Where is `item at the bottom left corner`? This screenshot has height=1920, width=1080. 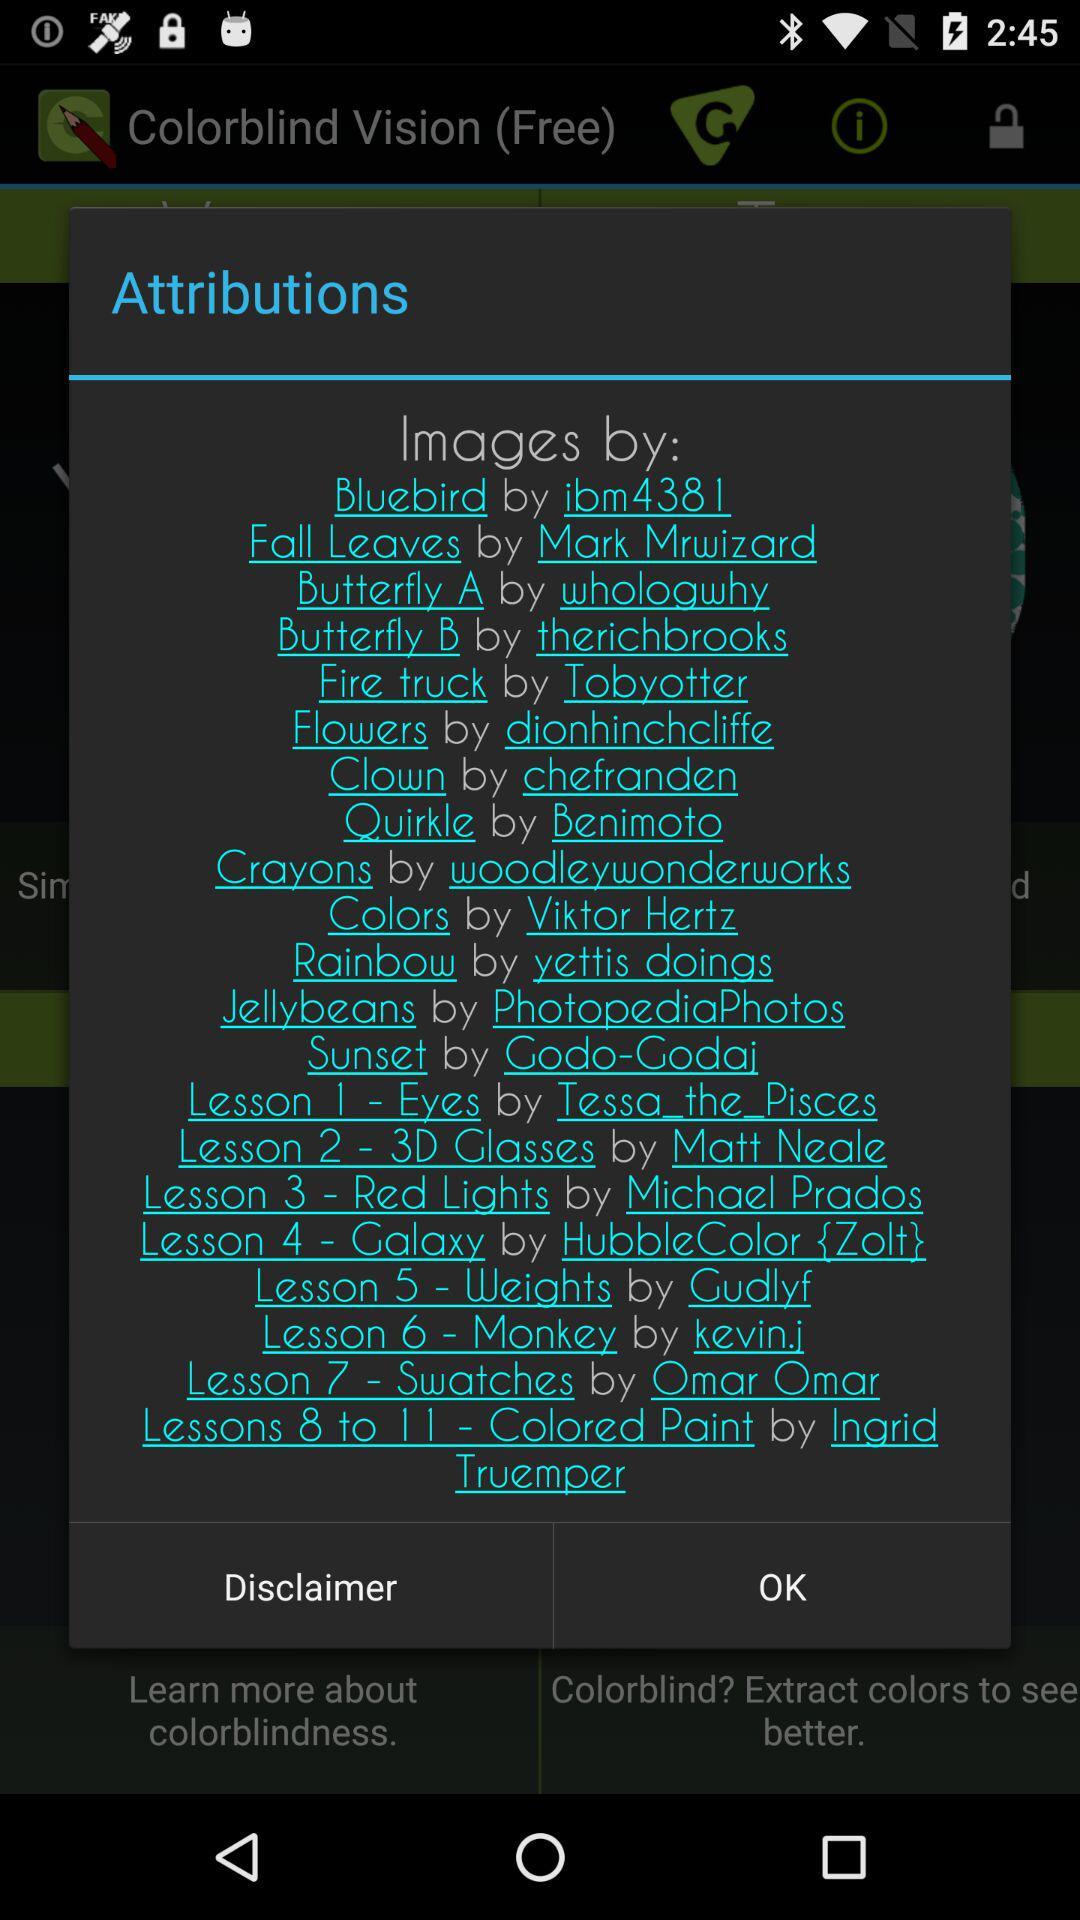 item at the bottom left corner is located at coordinates (310, 1585).